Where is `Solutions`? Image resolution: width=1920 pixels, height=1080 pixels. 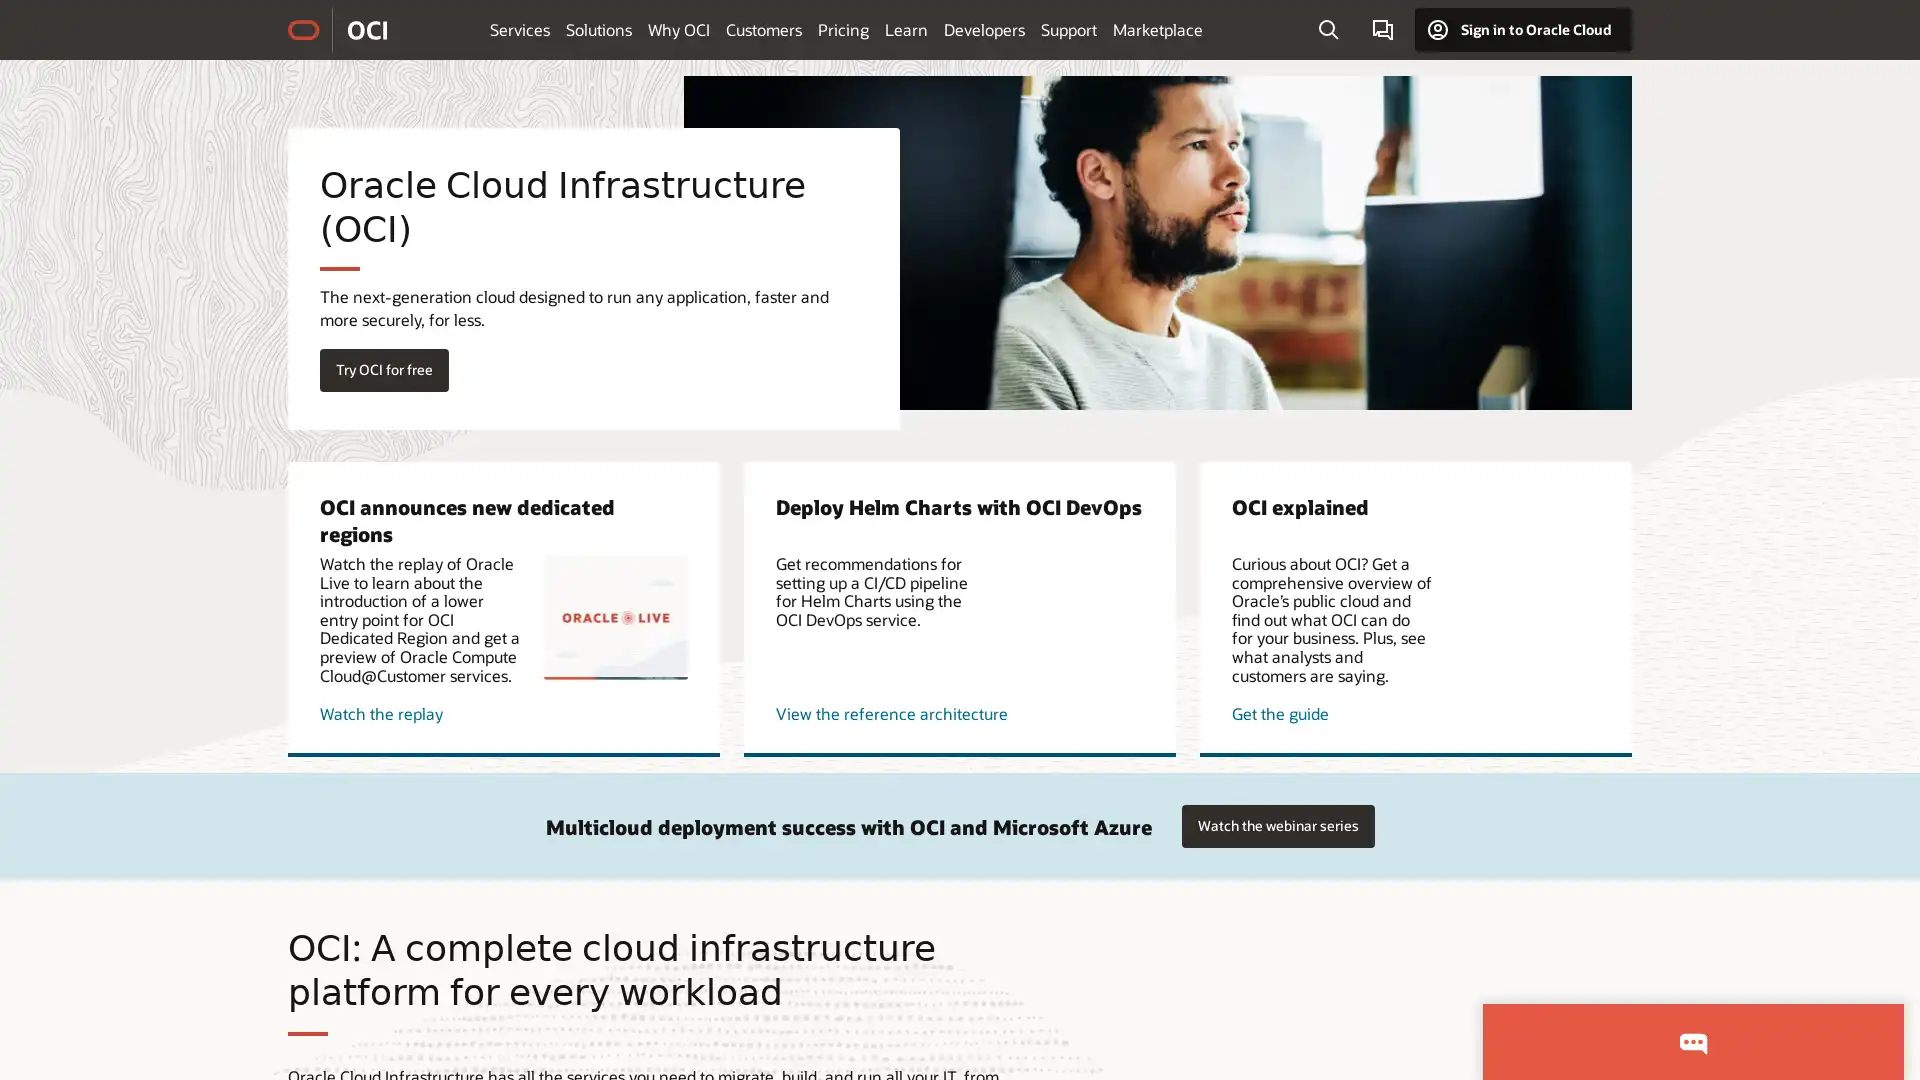 Solutions is located at coordinates (598, 29).